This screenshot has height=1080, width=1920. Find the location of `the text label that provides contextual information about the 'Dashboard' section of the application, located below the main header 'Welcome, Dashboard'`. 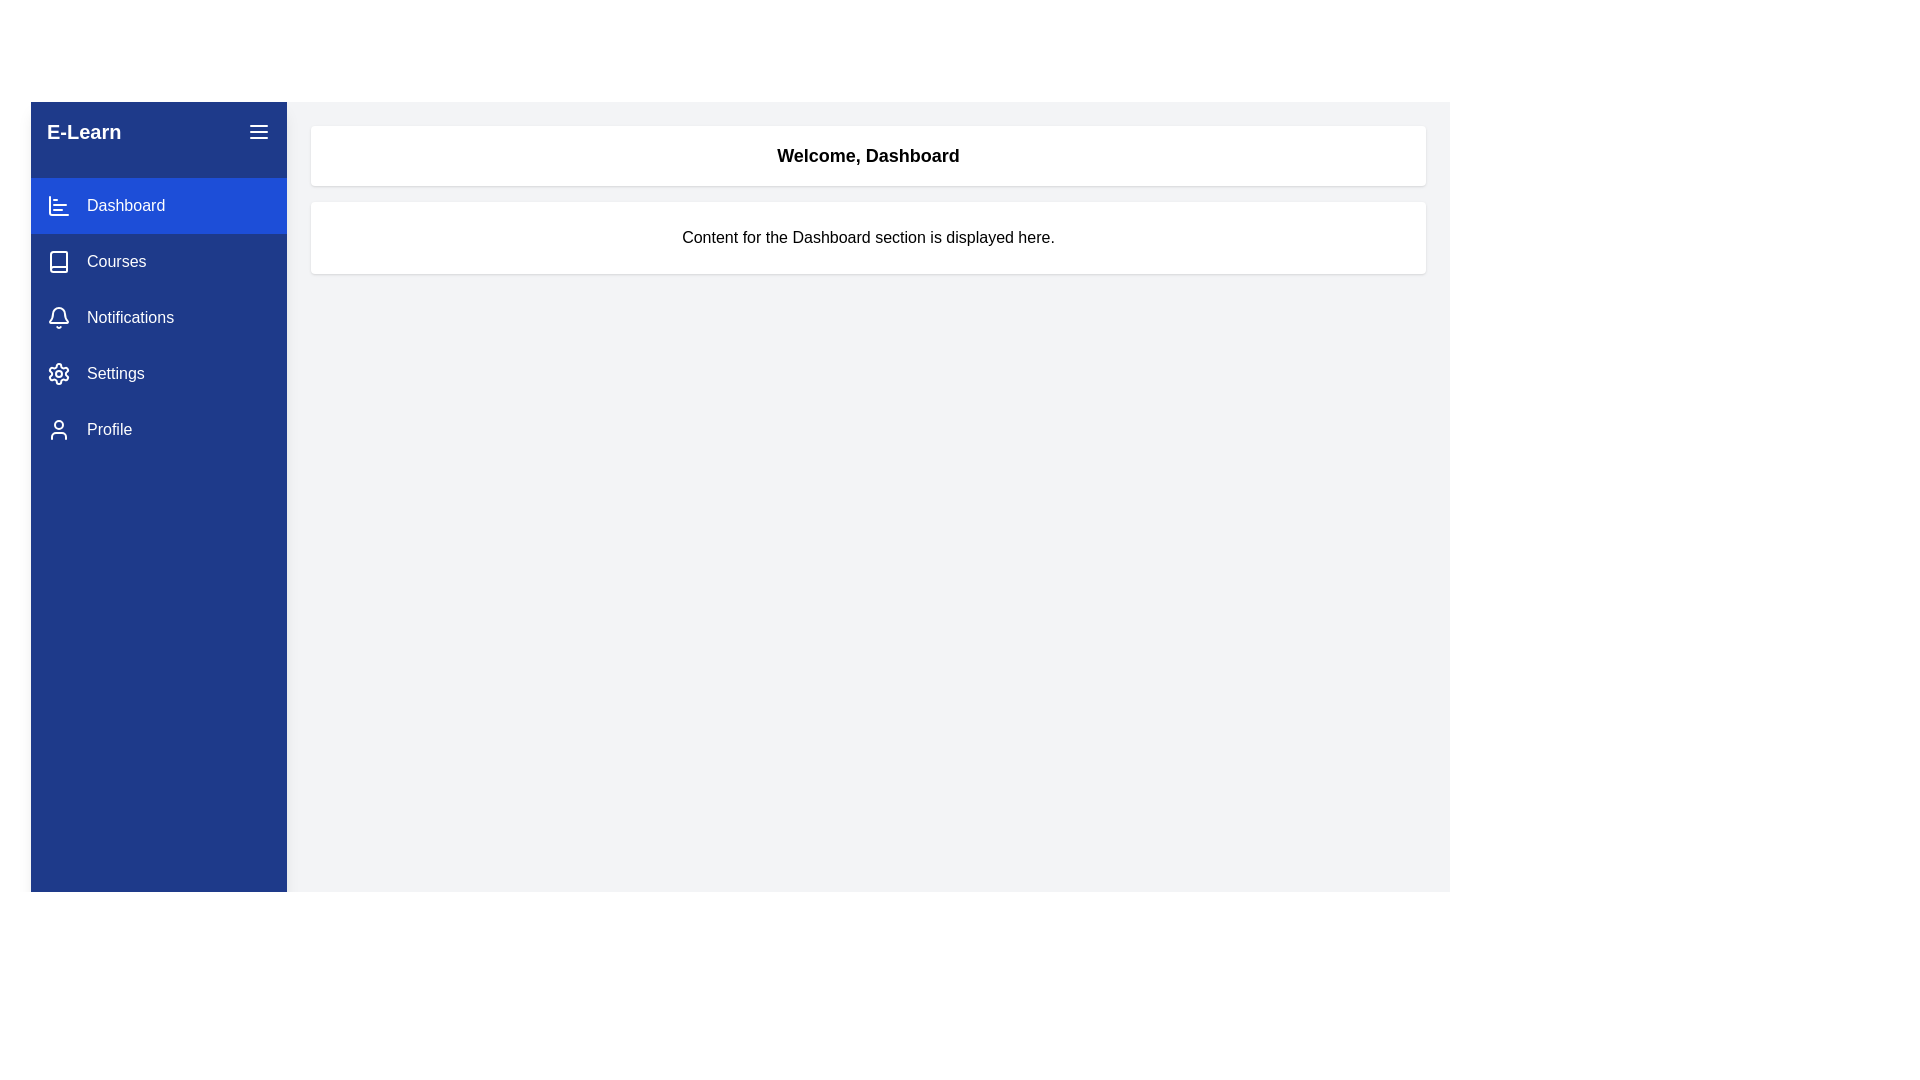

the text label that provides contextual information about the 'Dashboard' section of the application, located below the main header 'Welcome, Dashboard' is located at coordinates (868, 237).